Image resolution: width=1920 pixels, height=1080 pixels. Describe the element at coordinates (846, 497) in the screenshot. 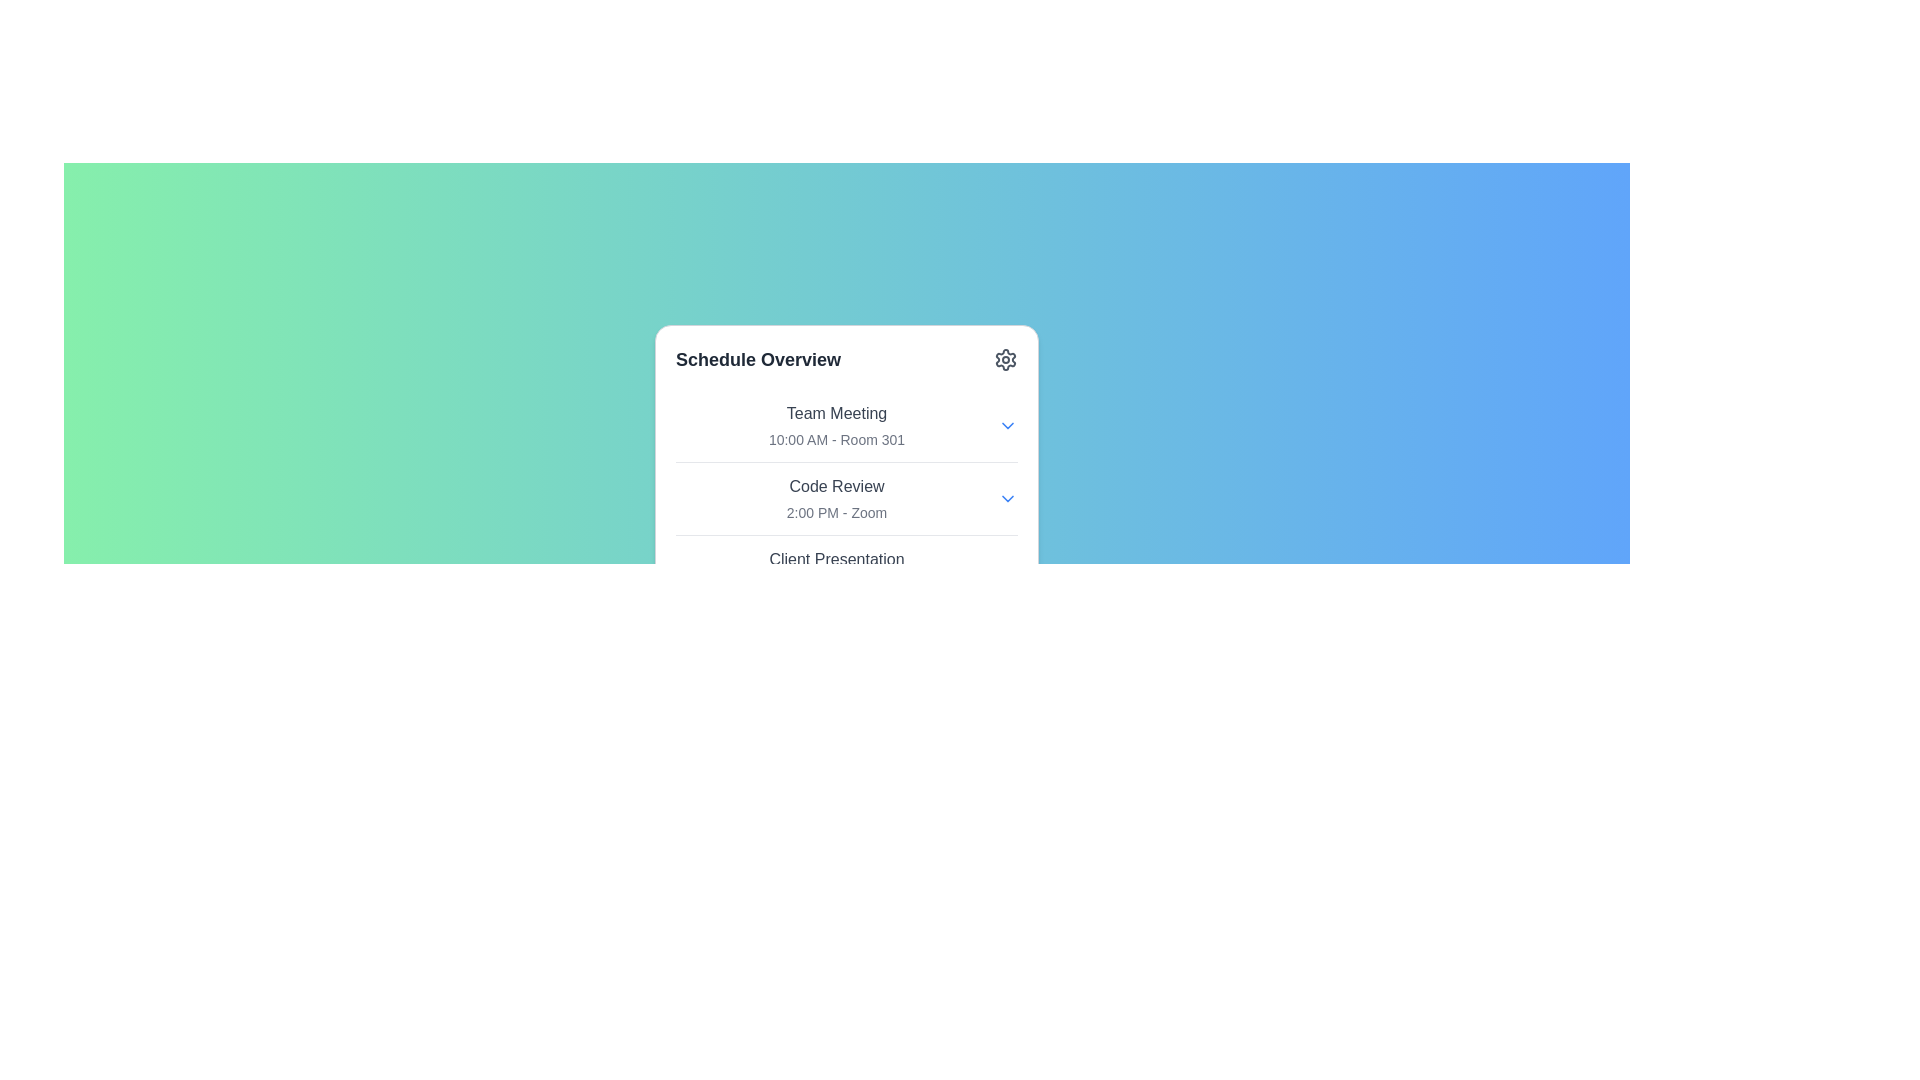

I see `the Information block that provides details about the meeting titled 'Code Review', which is the second item in a vertically divided list within the schedule overview box` at that location.